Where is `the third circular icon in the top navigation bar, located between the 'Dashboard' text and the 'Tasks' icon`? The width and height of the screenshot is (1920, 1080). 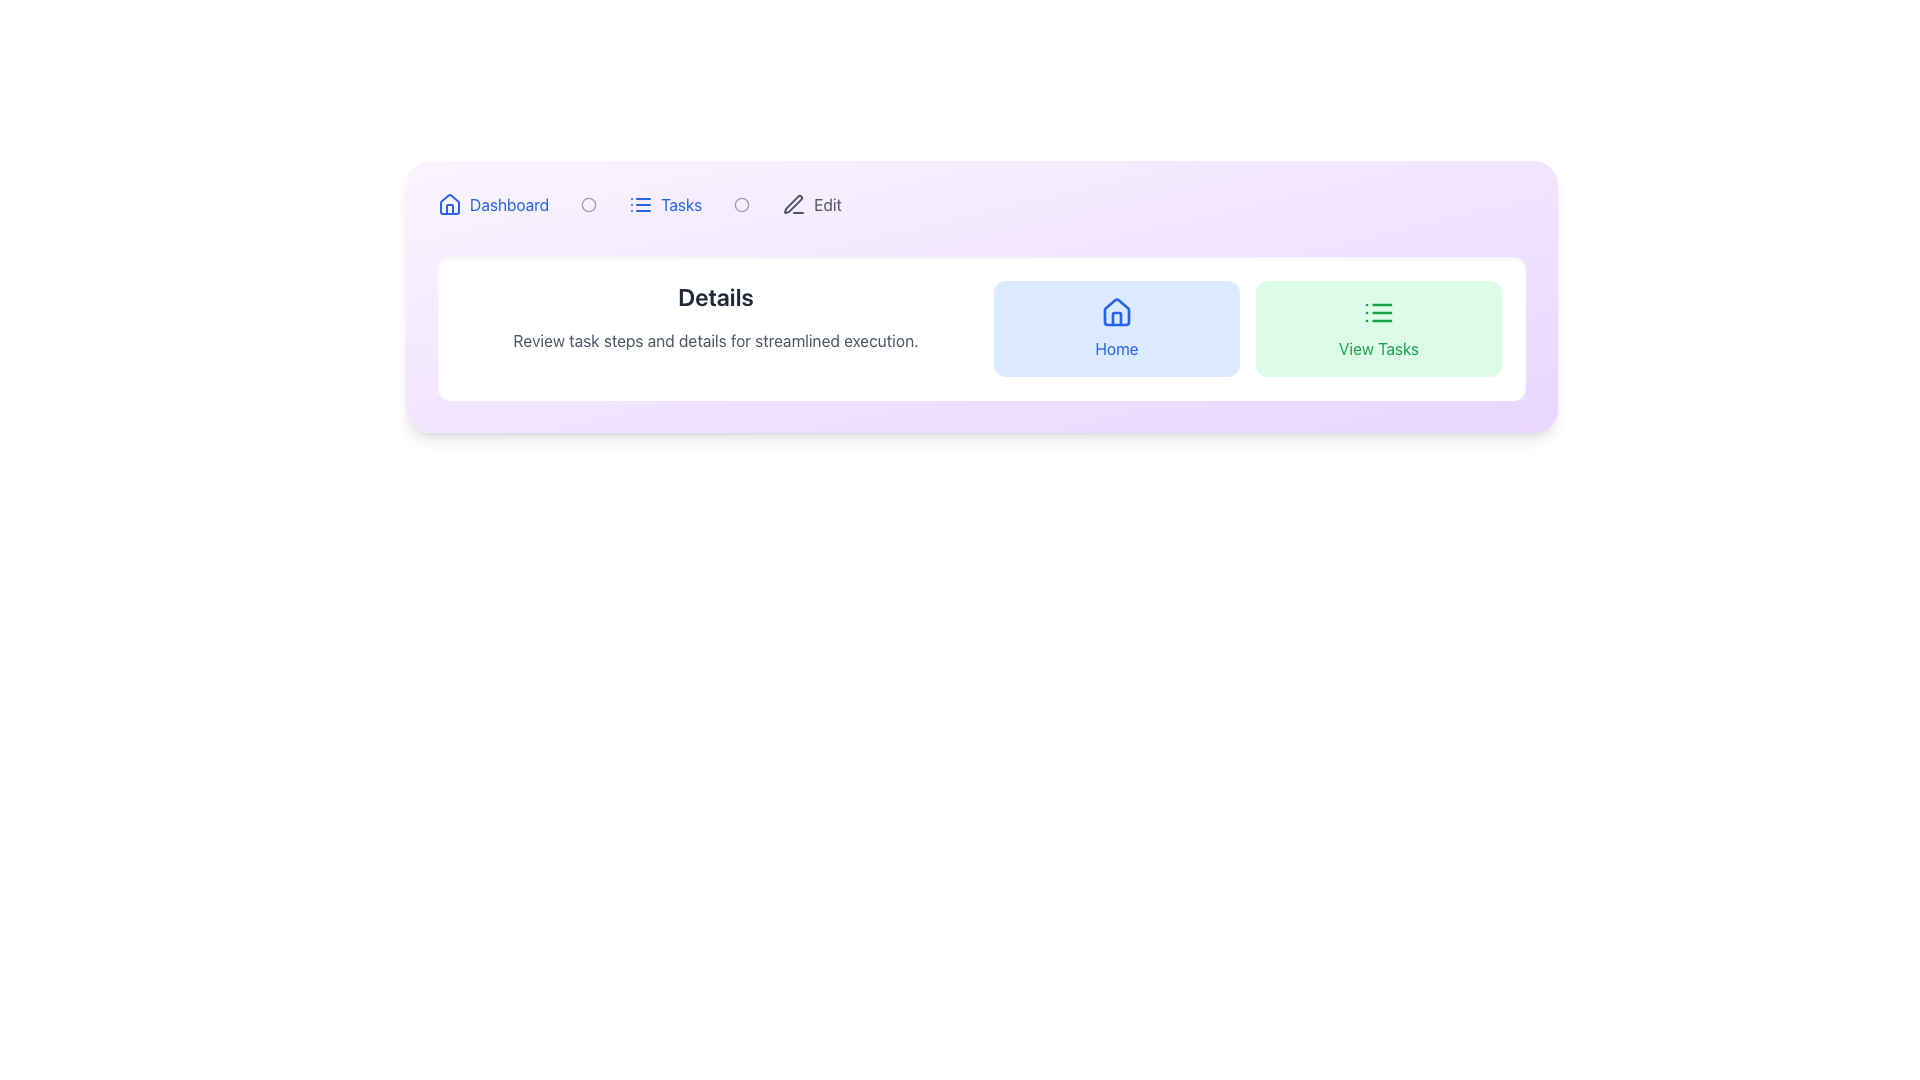
the third circular icon in the top navigation bar, located between the 'Dashboard' text and the 'Tasks' icon is located at coordinates (741, 204).